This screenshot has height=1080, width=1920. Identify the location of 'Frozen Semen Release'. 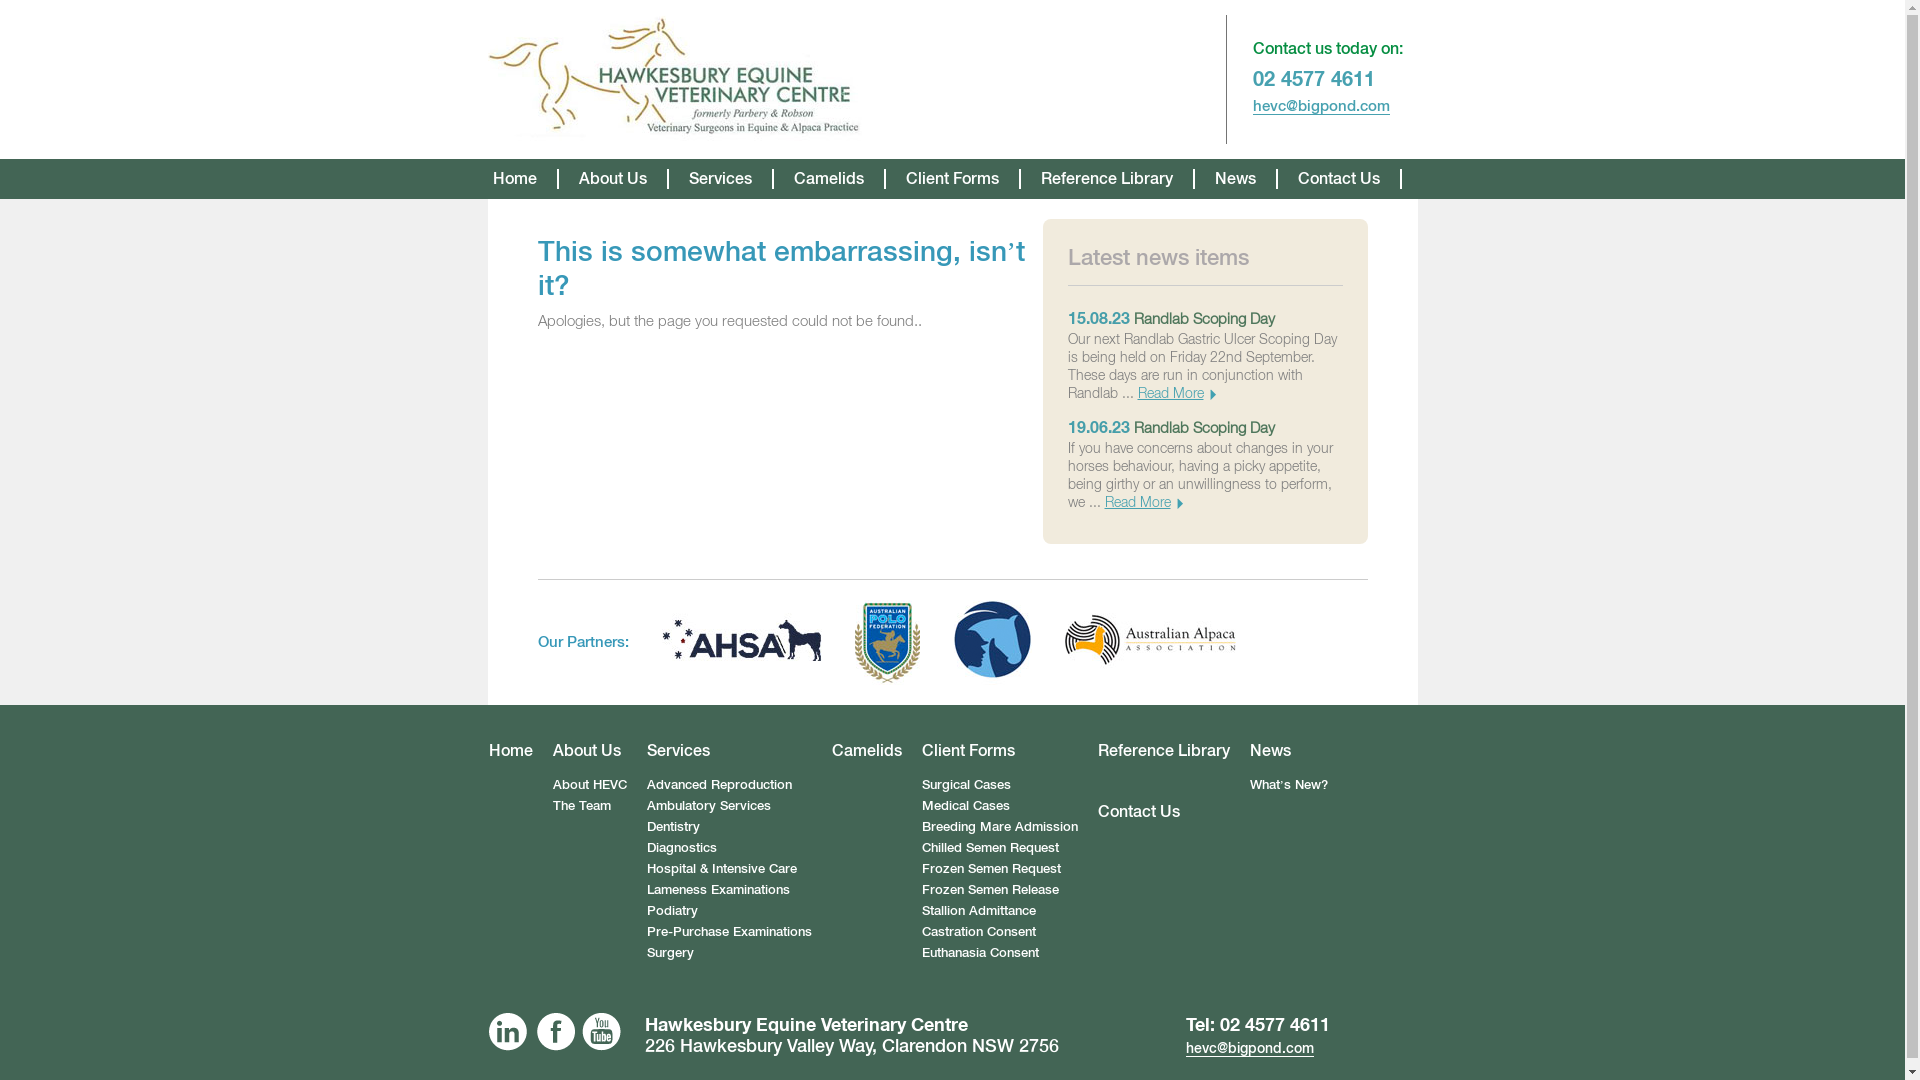
(989, 888).